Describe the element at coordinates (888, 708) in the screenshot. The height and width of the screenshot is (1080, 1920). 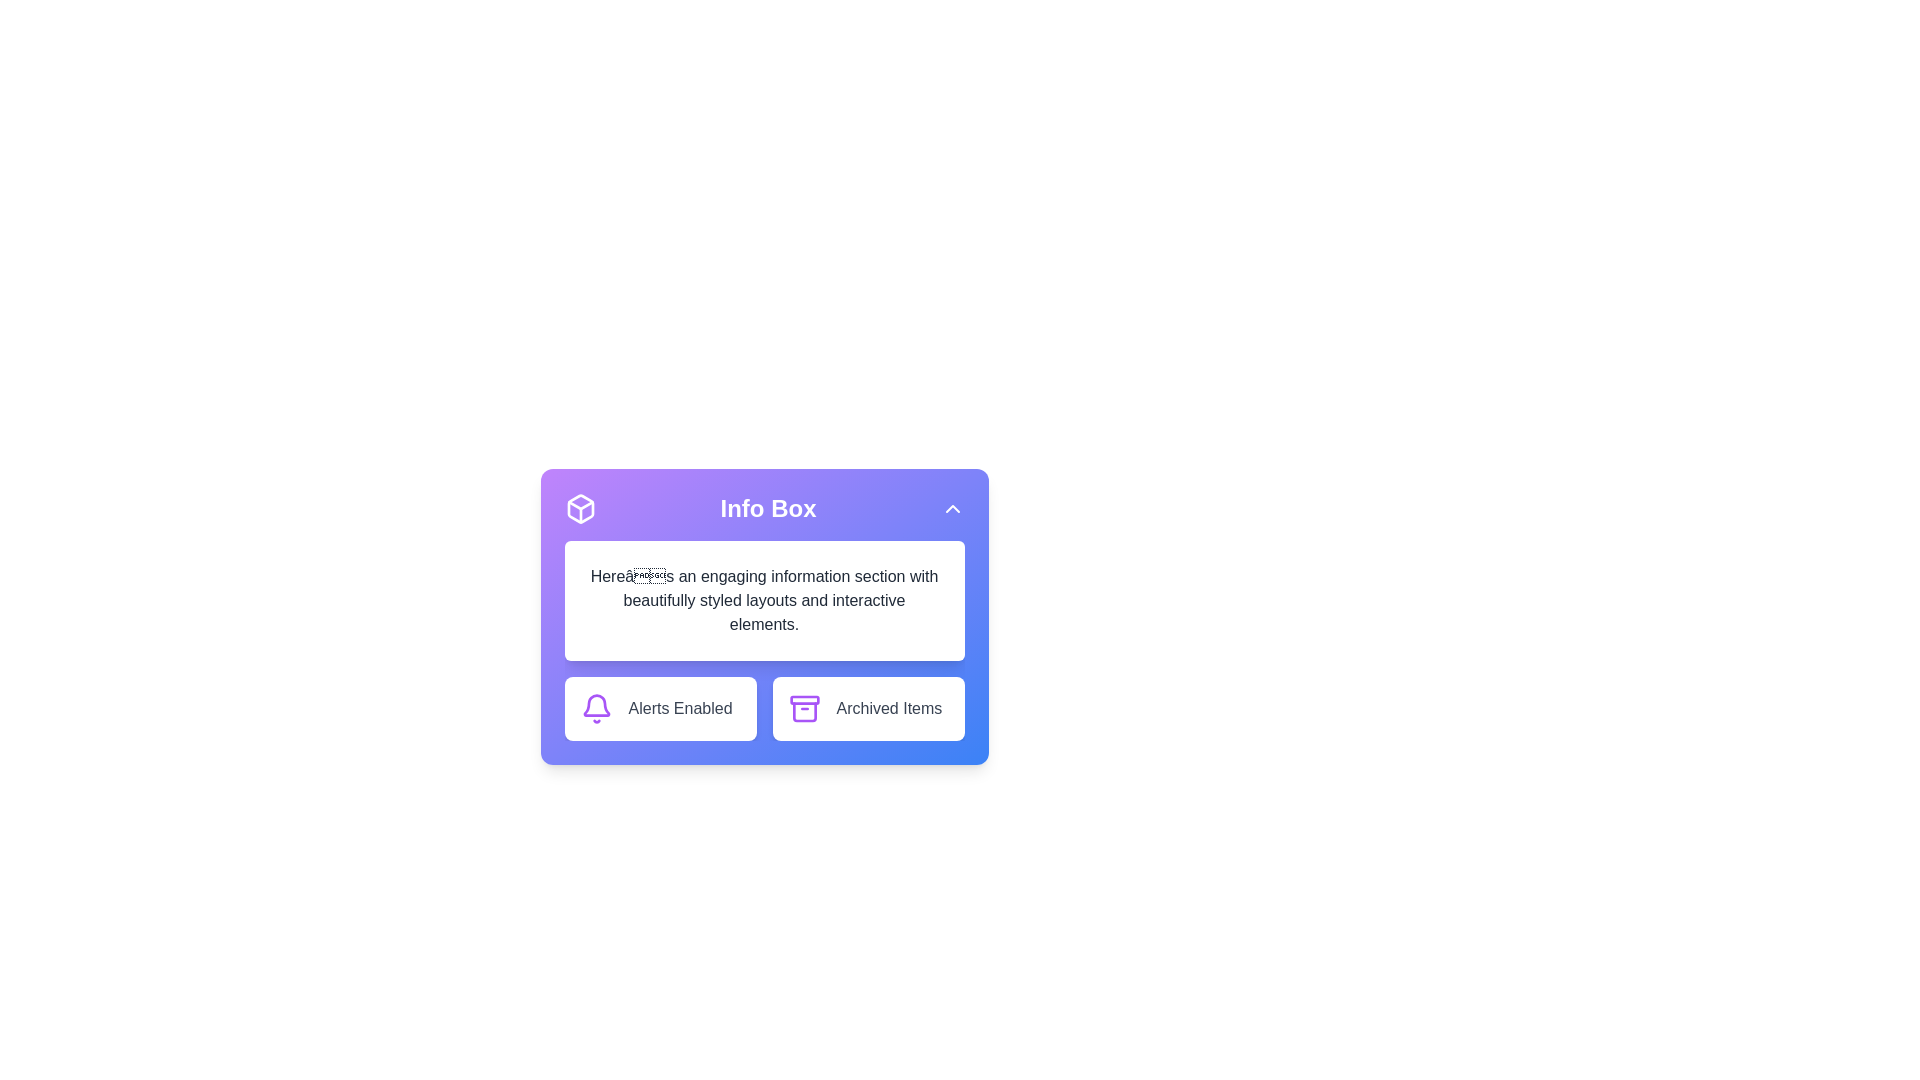
I see `the 'Archived Items' text label located in the Info Box card at the bottom-right area, adjacent to the archive box icon` at that location.